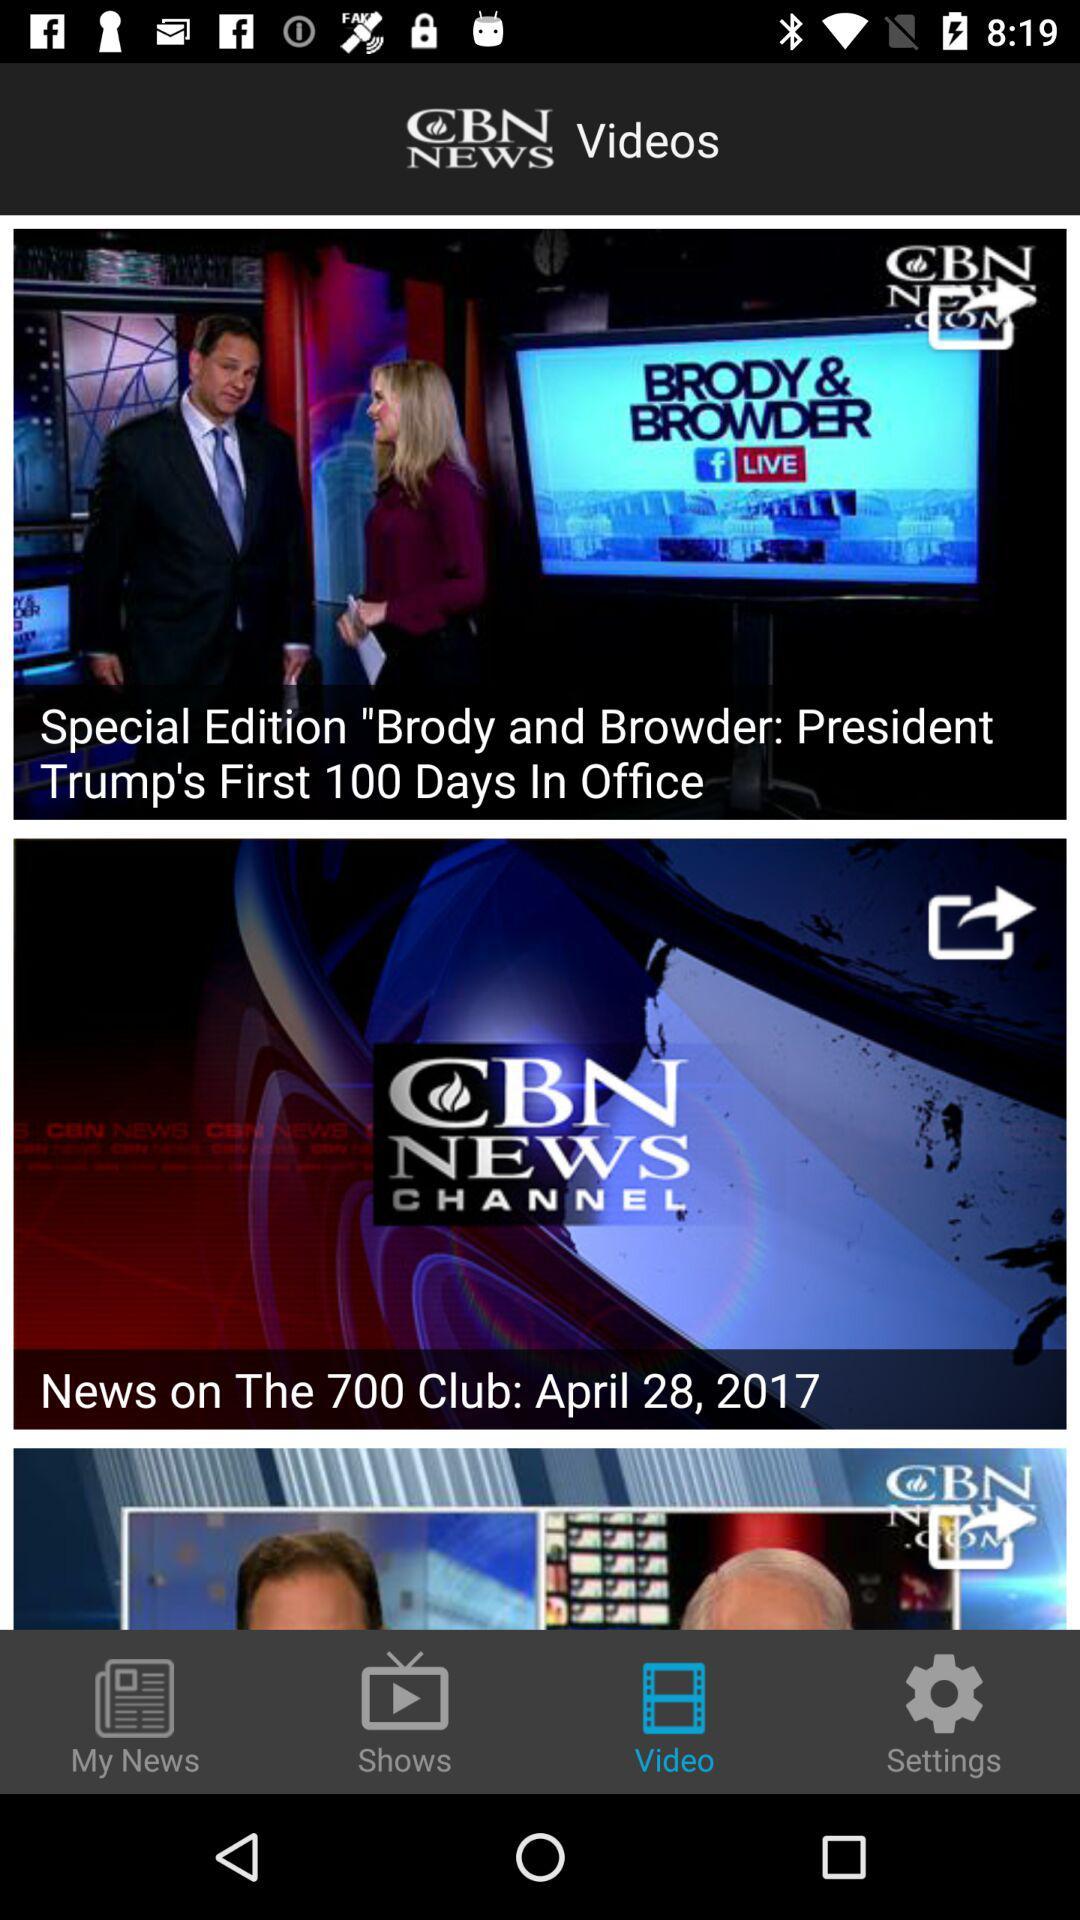  What do you see at coordinates (540, 1133) in the screenshot?
I see `open news video` at bounding box center [540, 1133].